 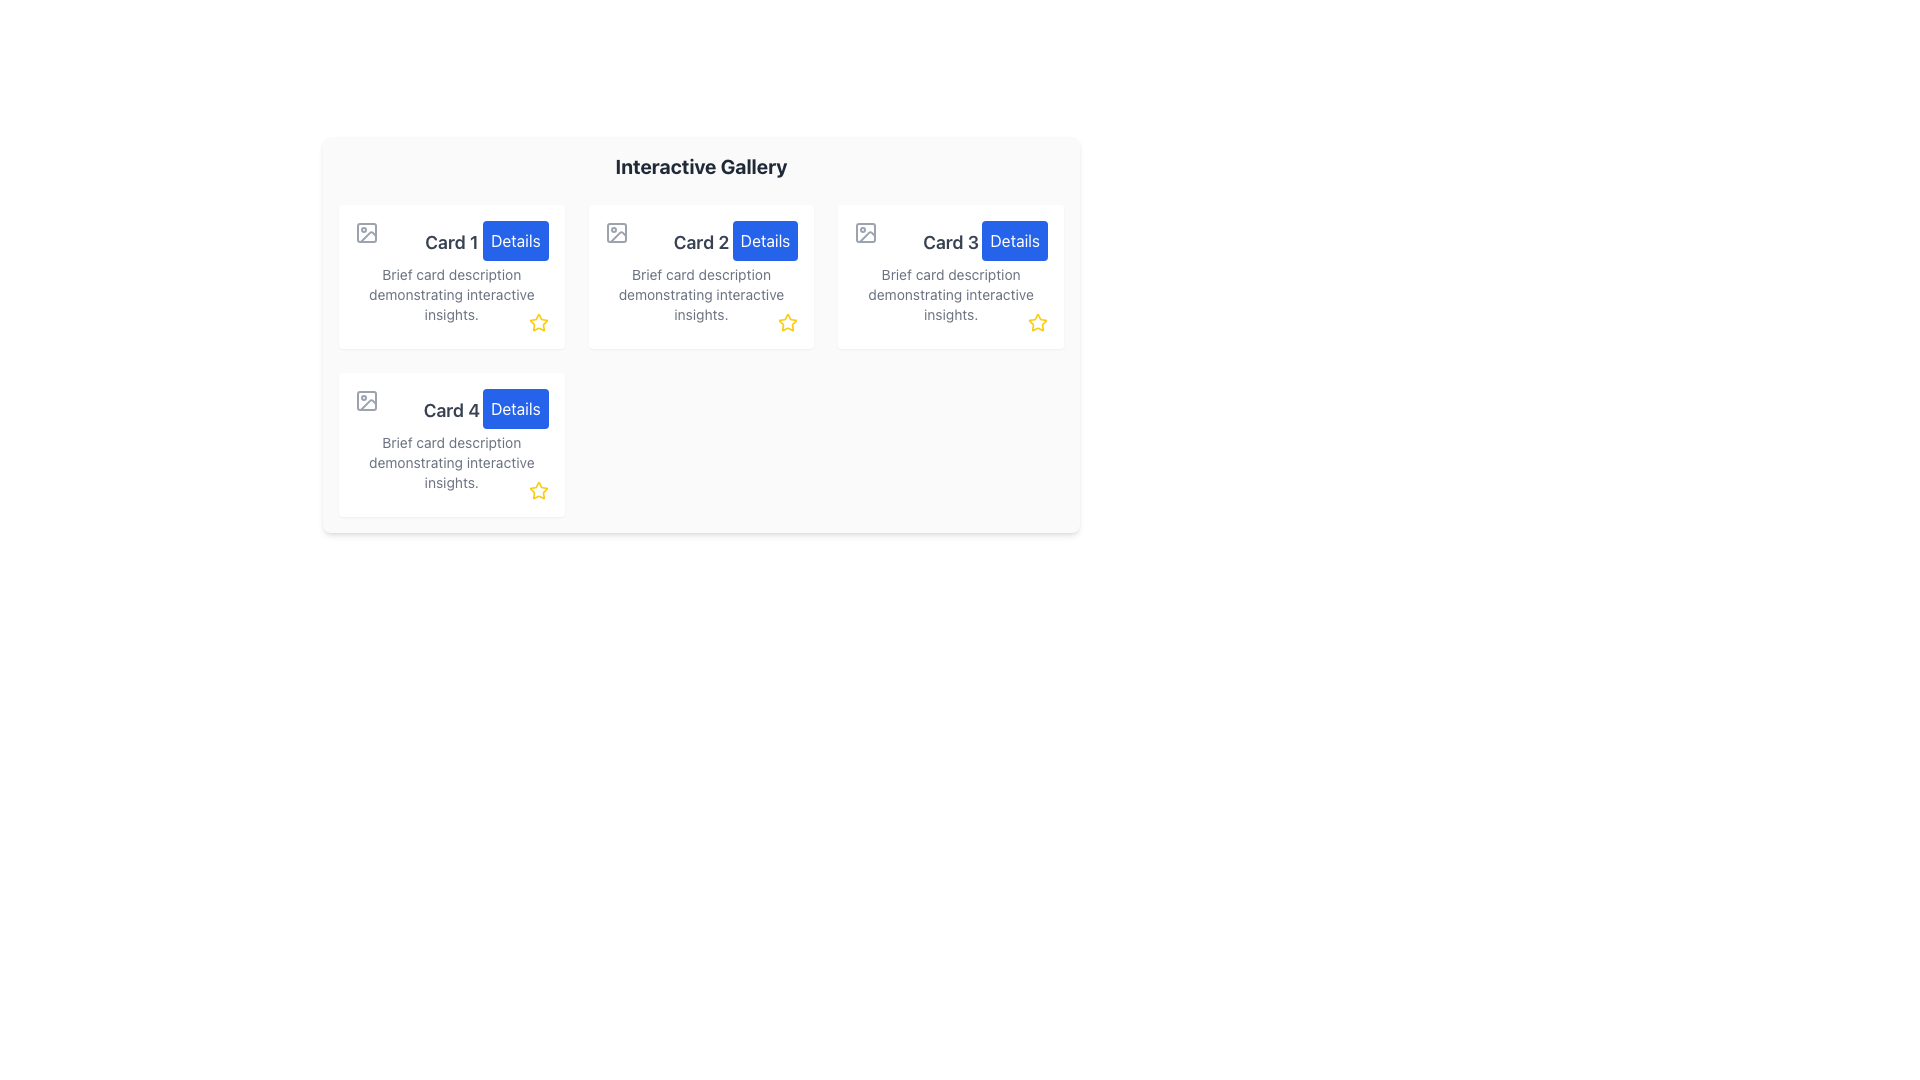 What do you see at coordinates (701, 294) in the screenshot?
I see `descriptive text element located within 'Card 2' in the grid layout, situated between the title 'Card 2' and the star icon` at bounding box center [701, 294].